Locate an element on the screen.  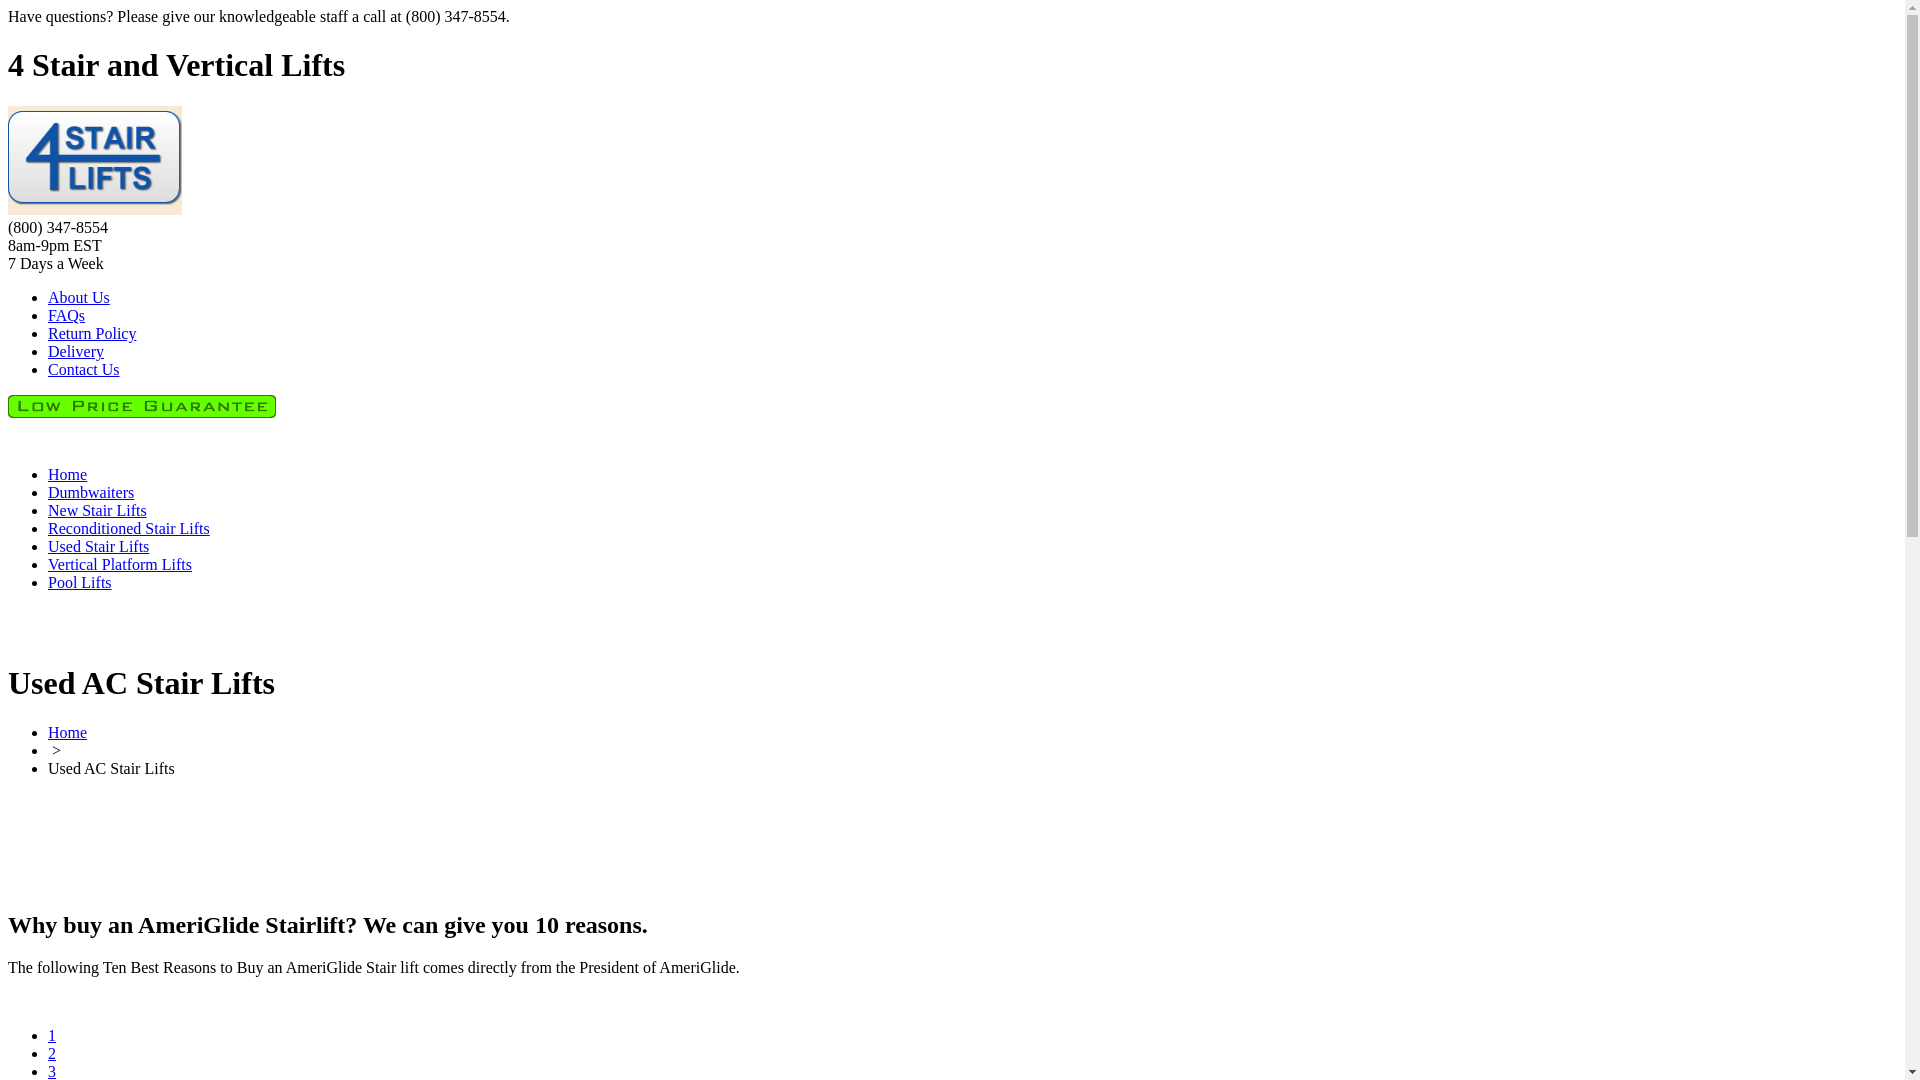
'1' is located at coordinates (48, 1035).